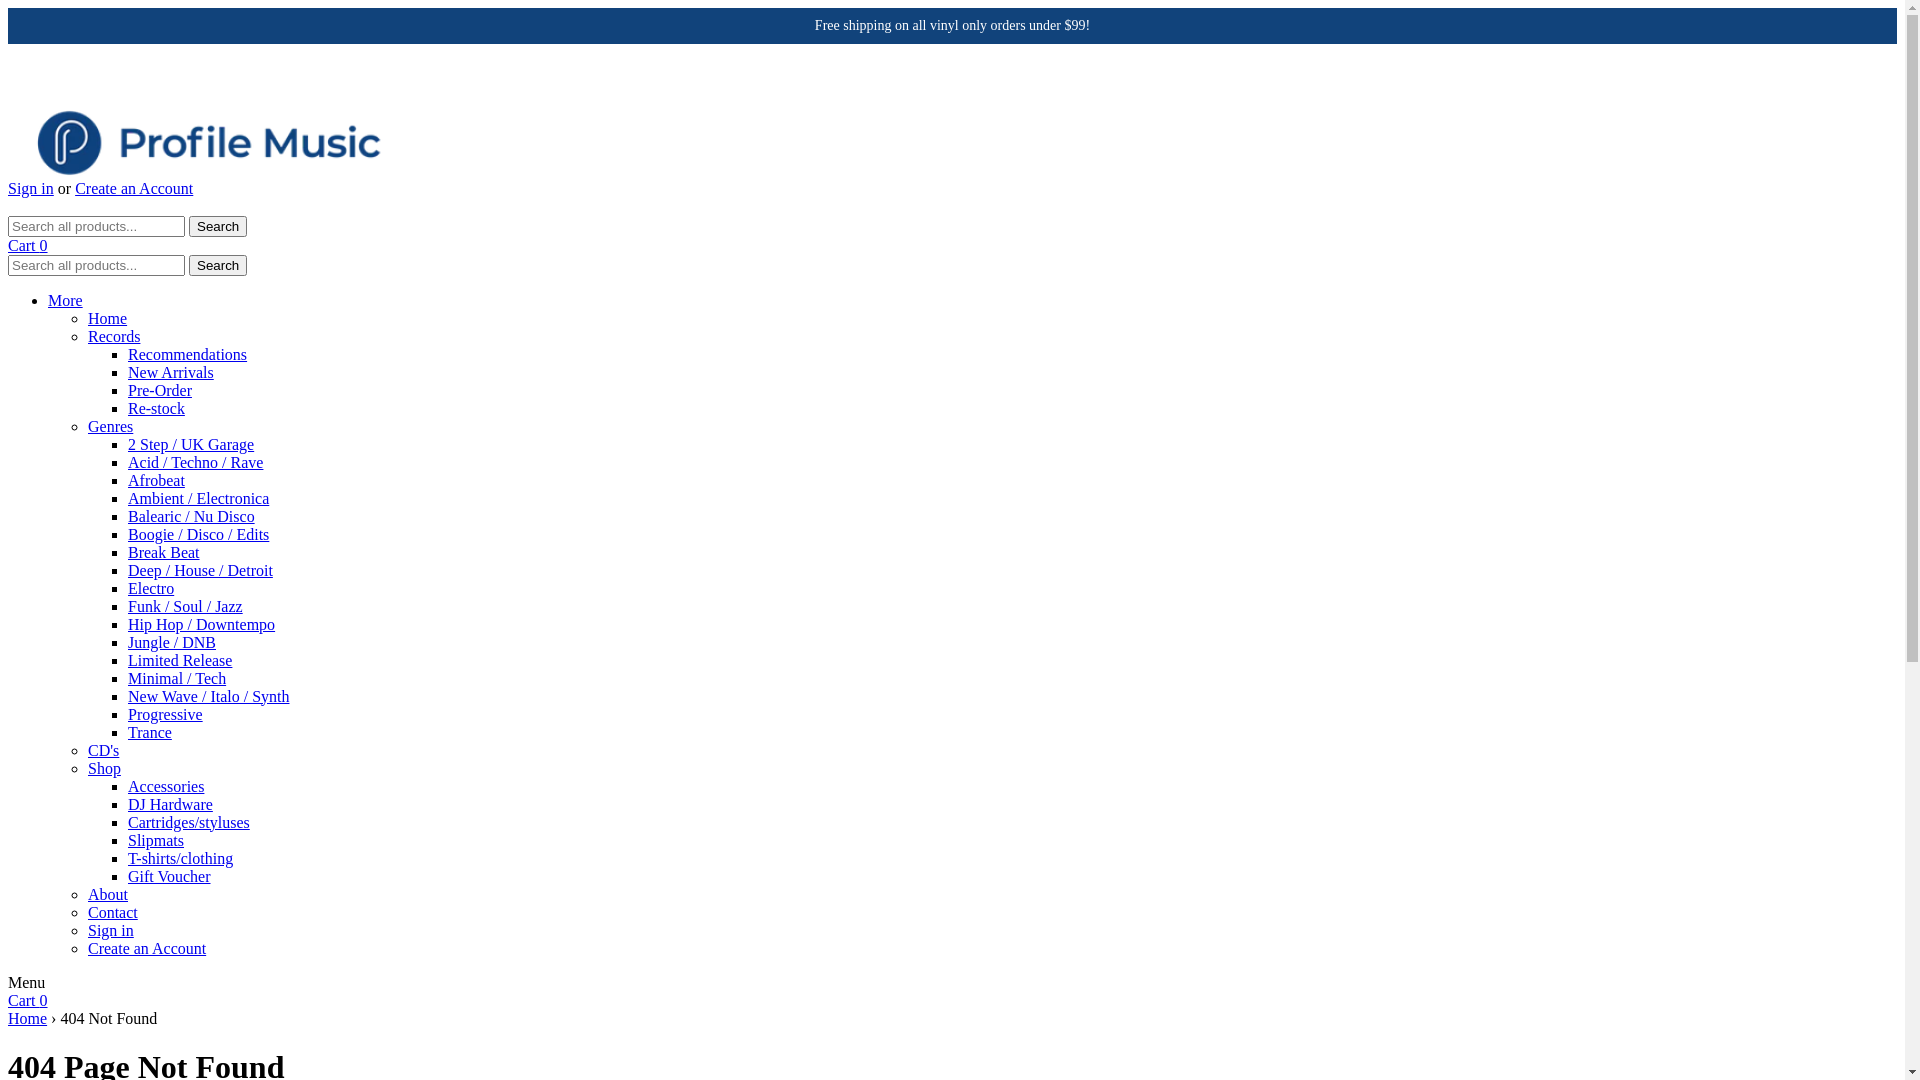  I want to click on 'Jungle / DNB', so click(172, 642).